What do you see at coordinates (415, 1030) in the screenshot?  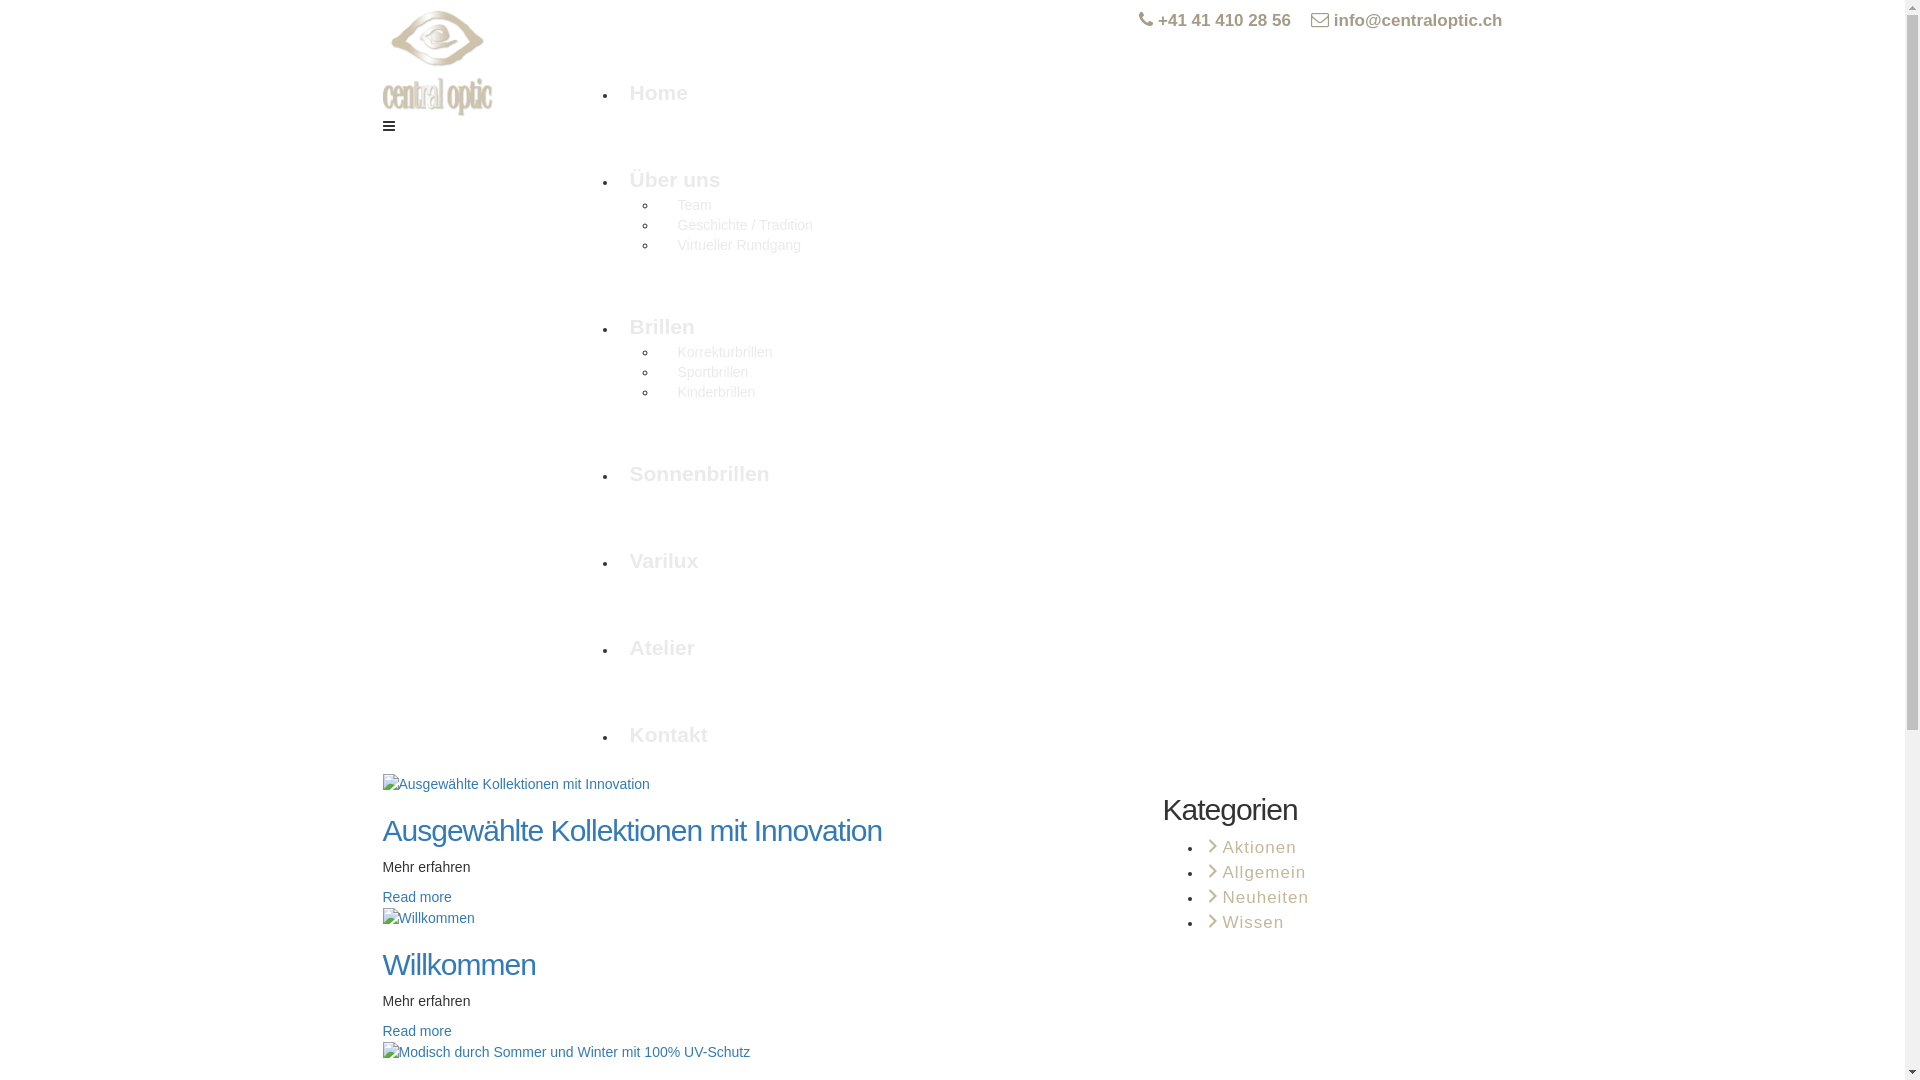 I see `'Read more'` at bounding box center [415, 1030].